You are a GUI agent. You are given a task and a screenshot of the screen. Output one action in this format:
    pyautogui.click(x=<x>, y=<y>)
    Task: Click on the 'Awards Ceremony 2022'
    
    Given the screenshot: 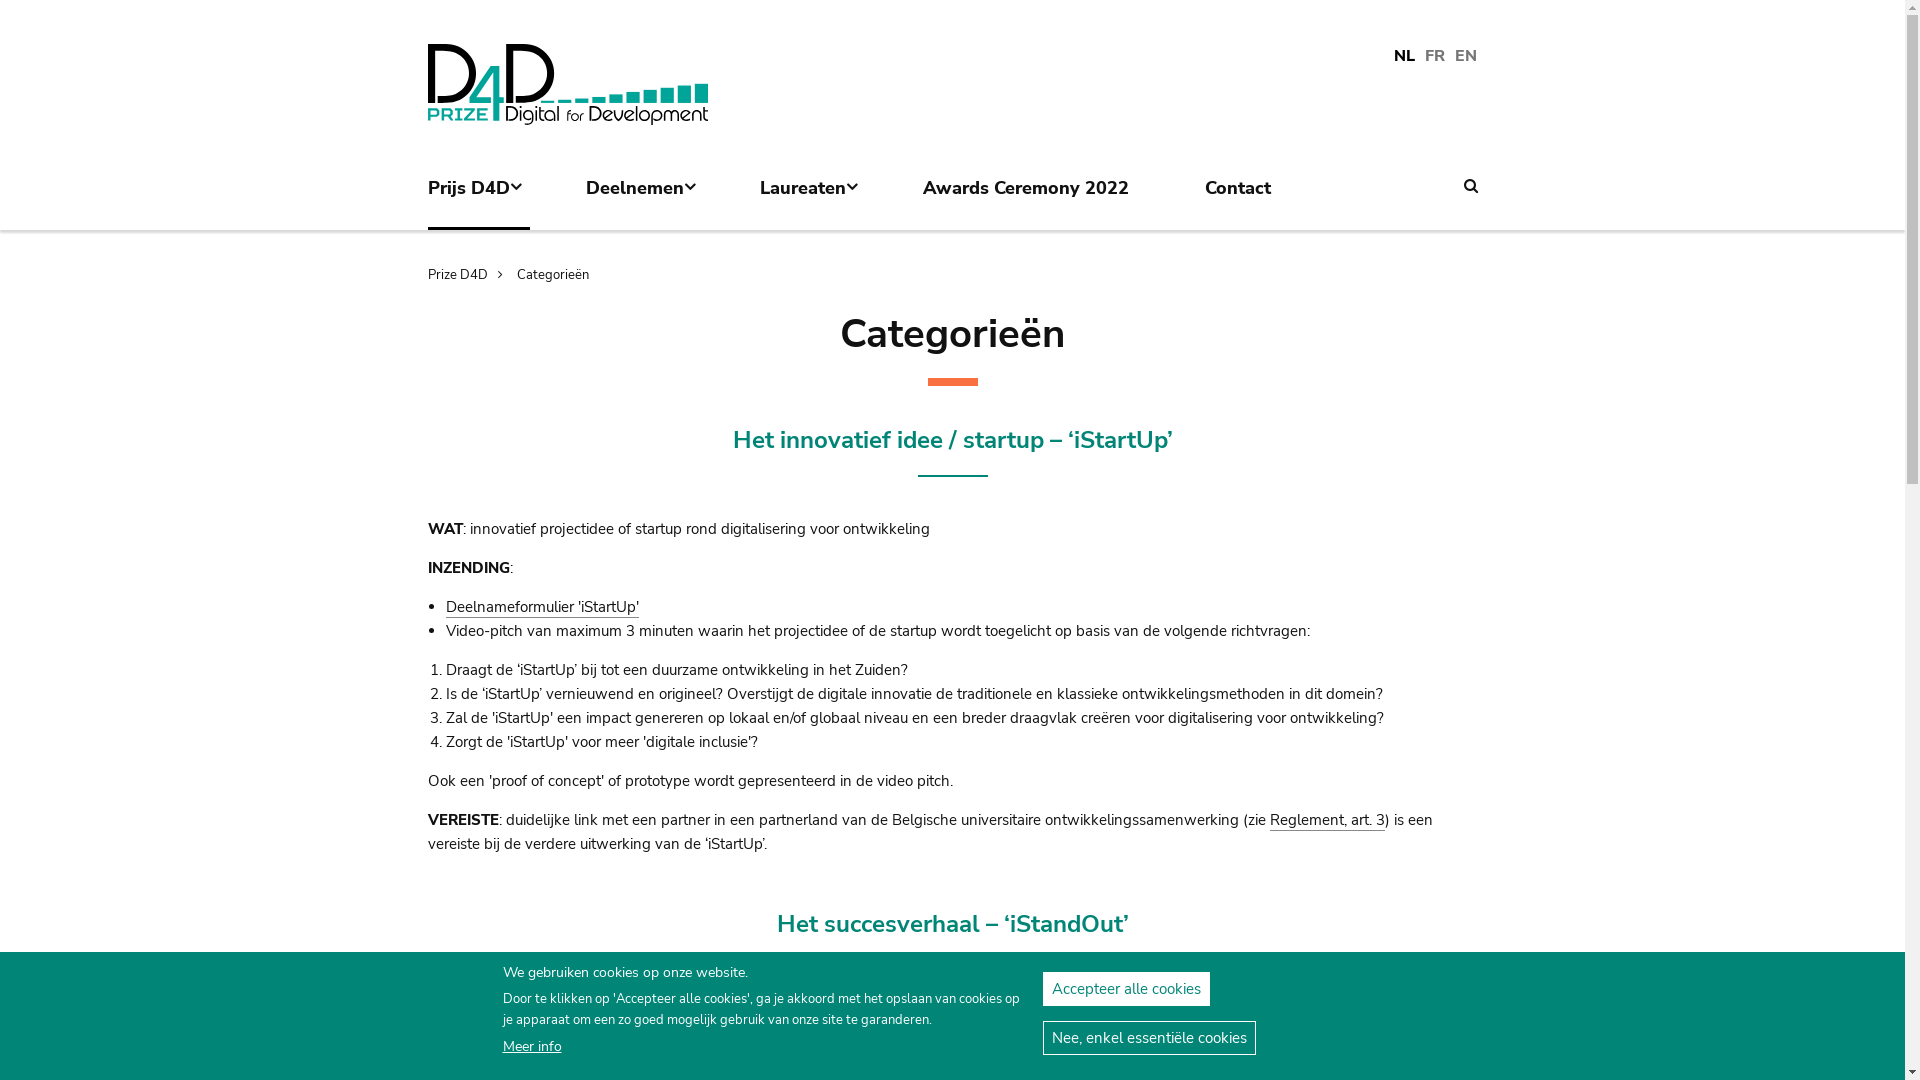 What is the action you would take?
    pyautogui.click(x=1036, y=199)
    